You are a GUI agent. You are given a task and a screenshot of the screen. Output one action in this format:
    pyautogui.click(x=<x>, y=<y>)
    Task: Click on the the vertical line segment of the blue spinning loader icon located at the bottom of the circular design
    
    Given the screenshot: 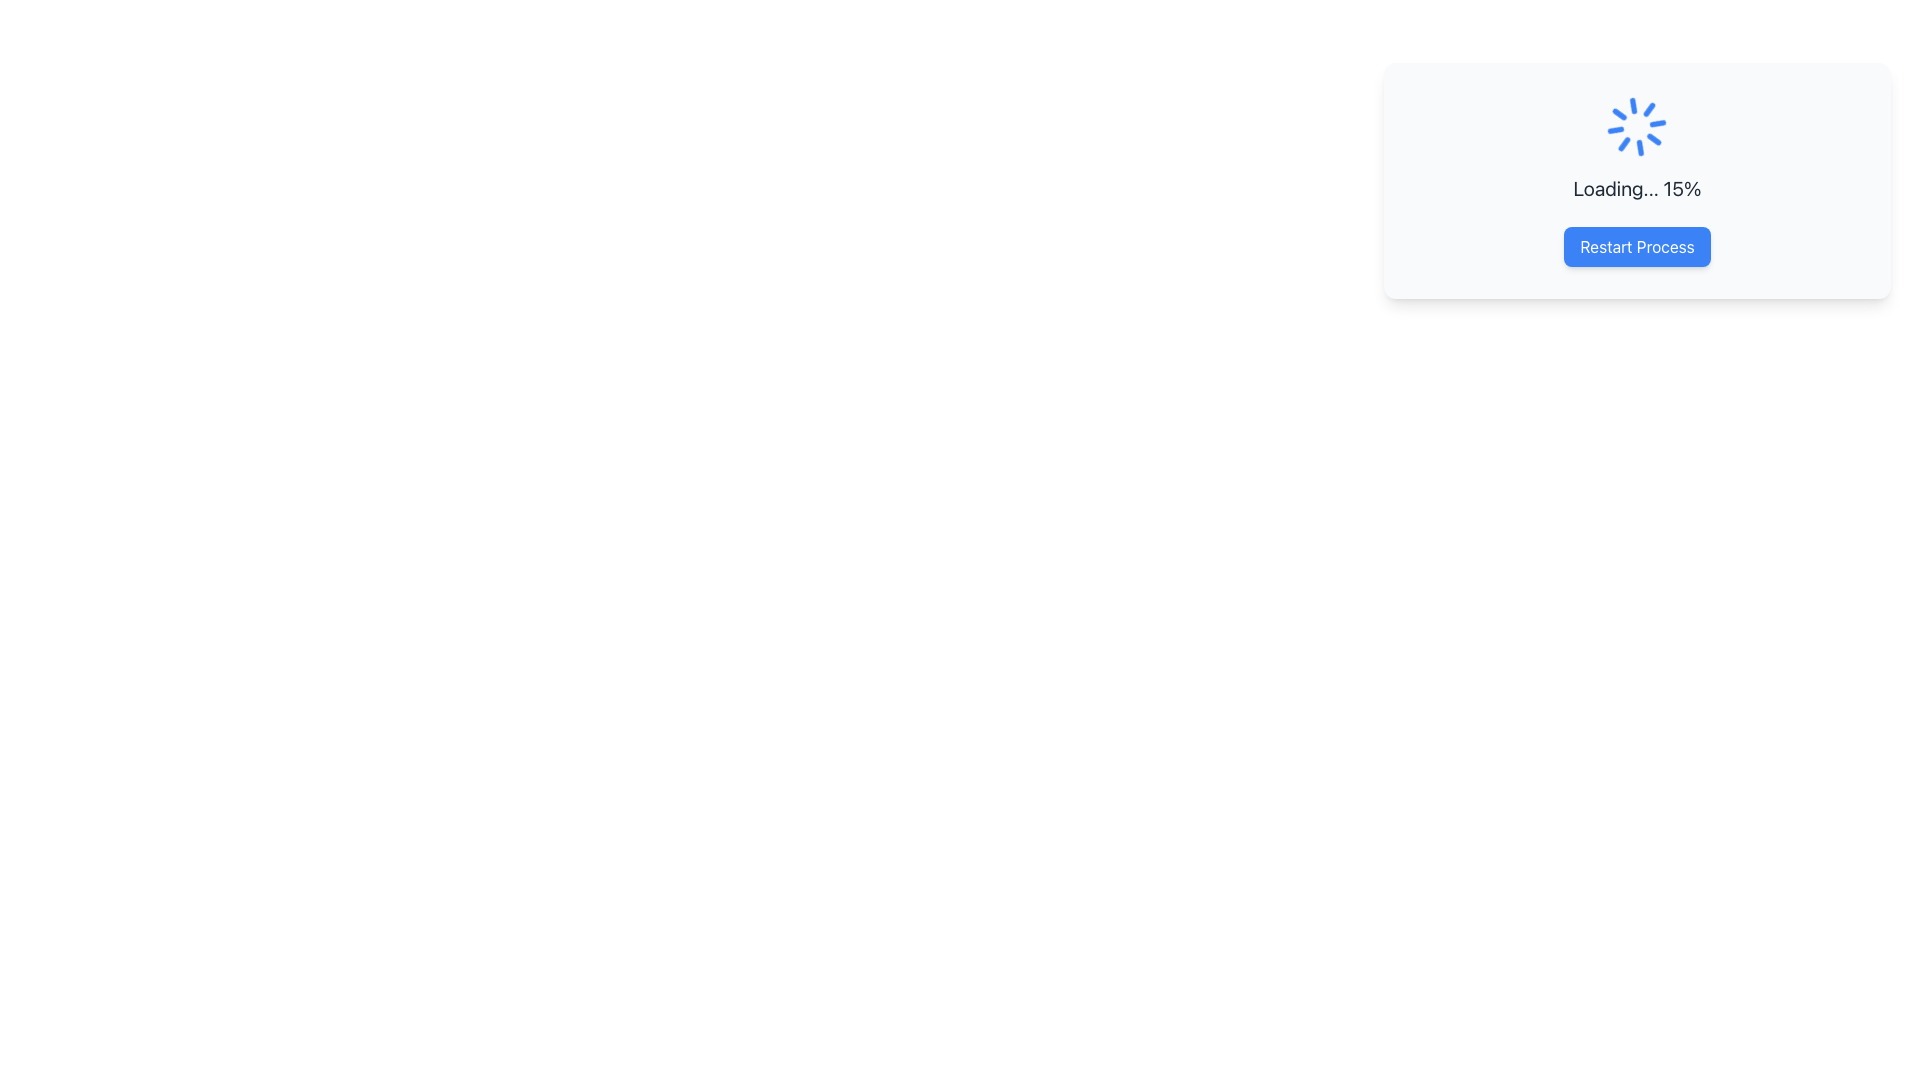 What is the action you would take?
    pyautogui.click(x=1630, y=106)
    